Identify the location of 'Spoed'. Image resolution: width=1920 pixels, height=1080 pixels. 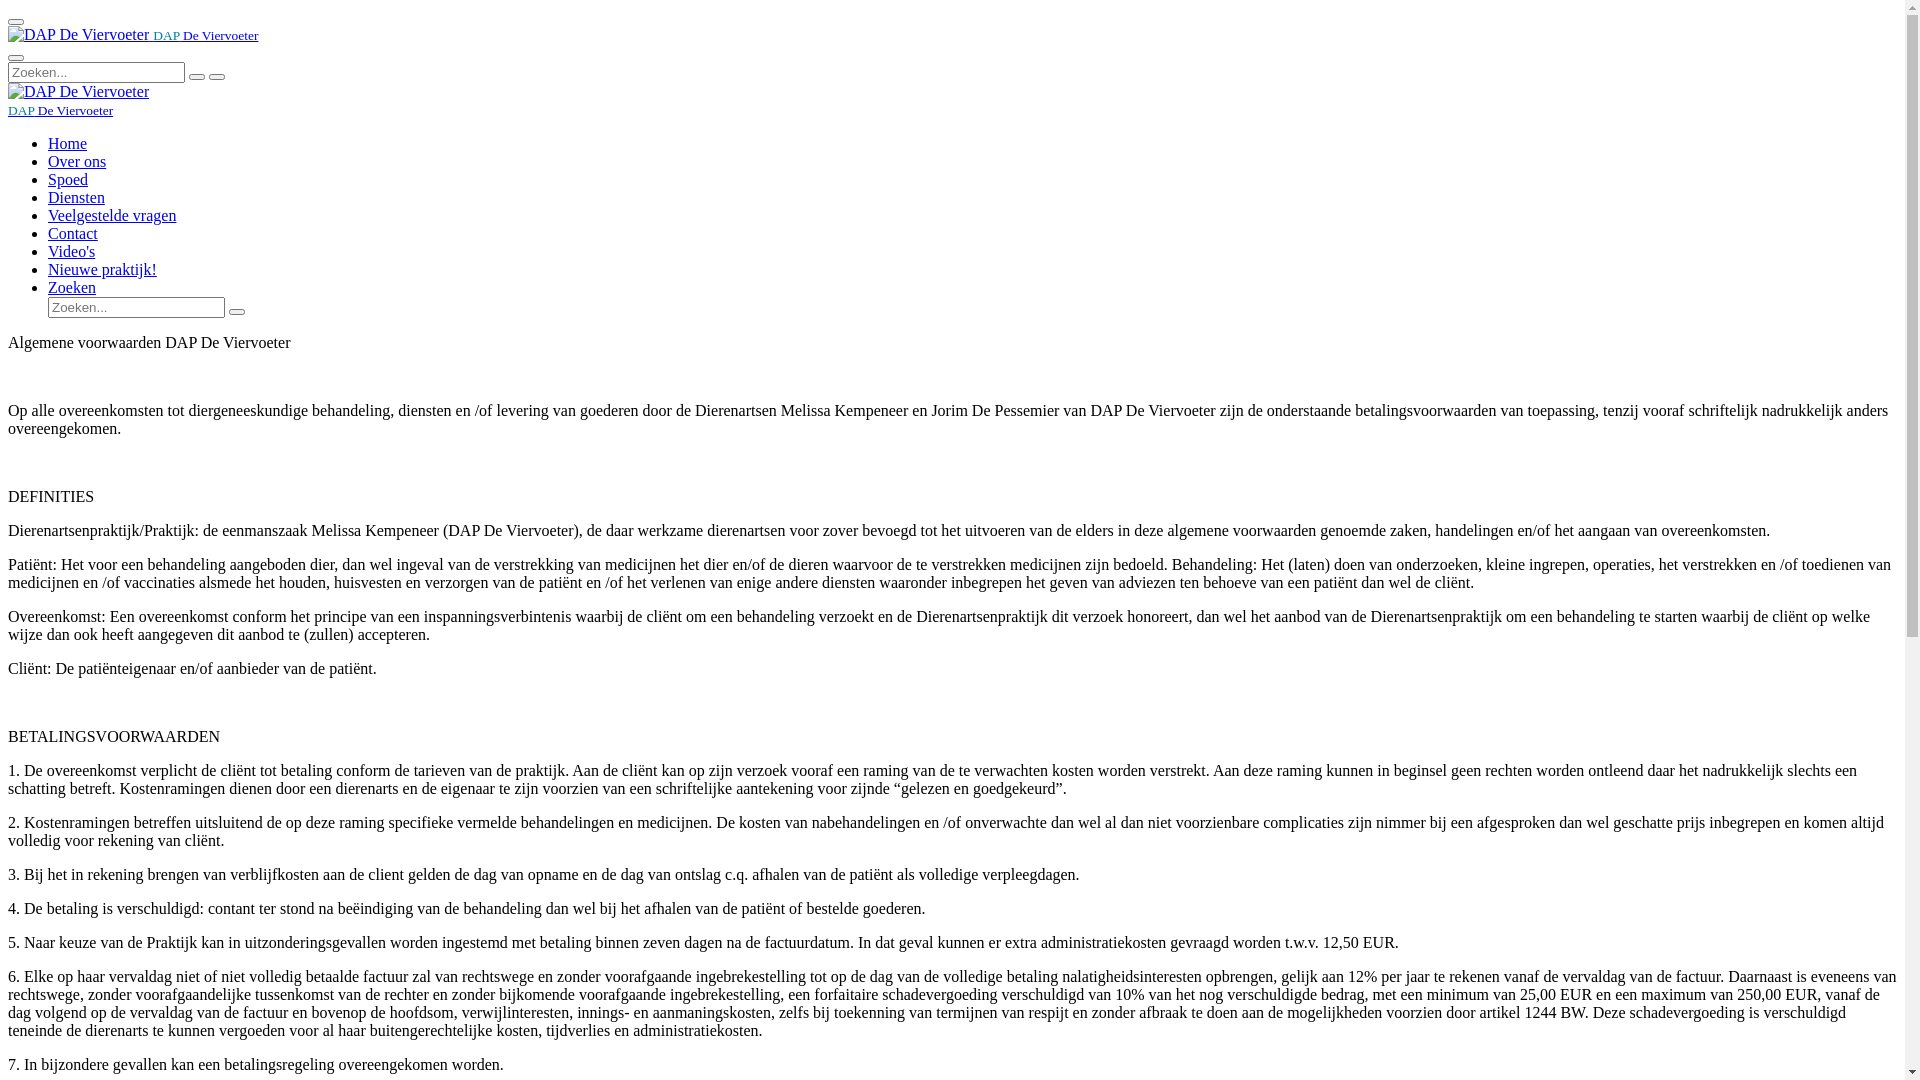
(67, 178).